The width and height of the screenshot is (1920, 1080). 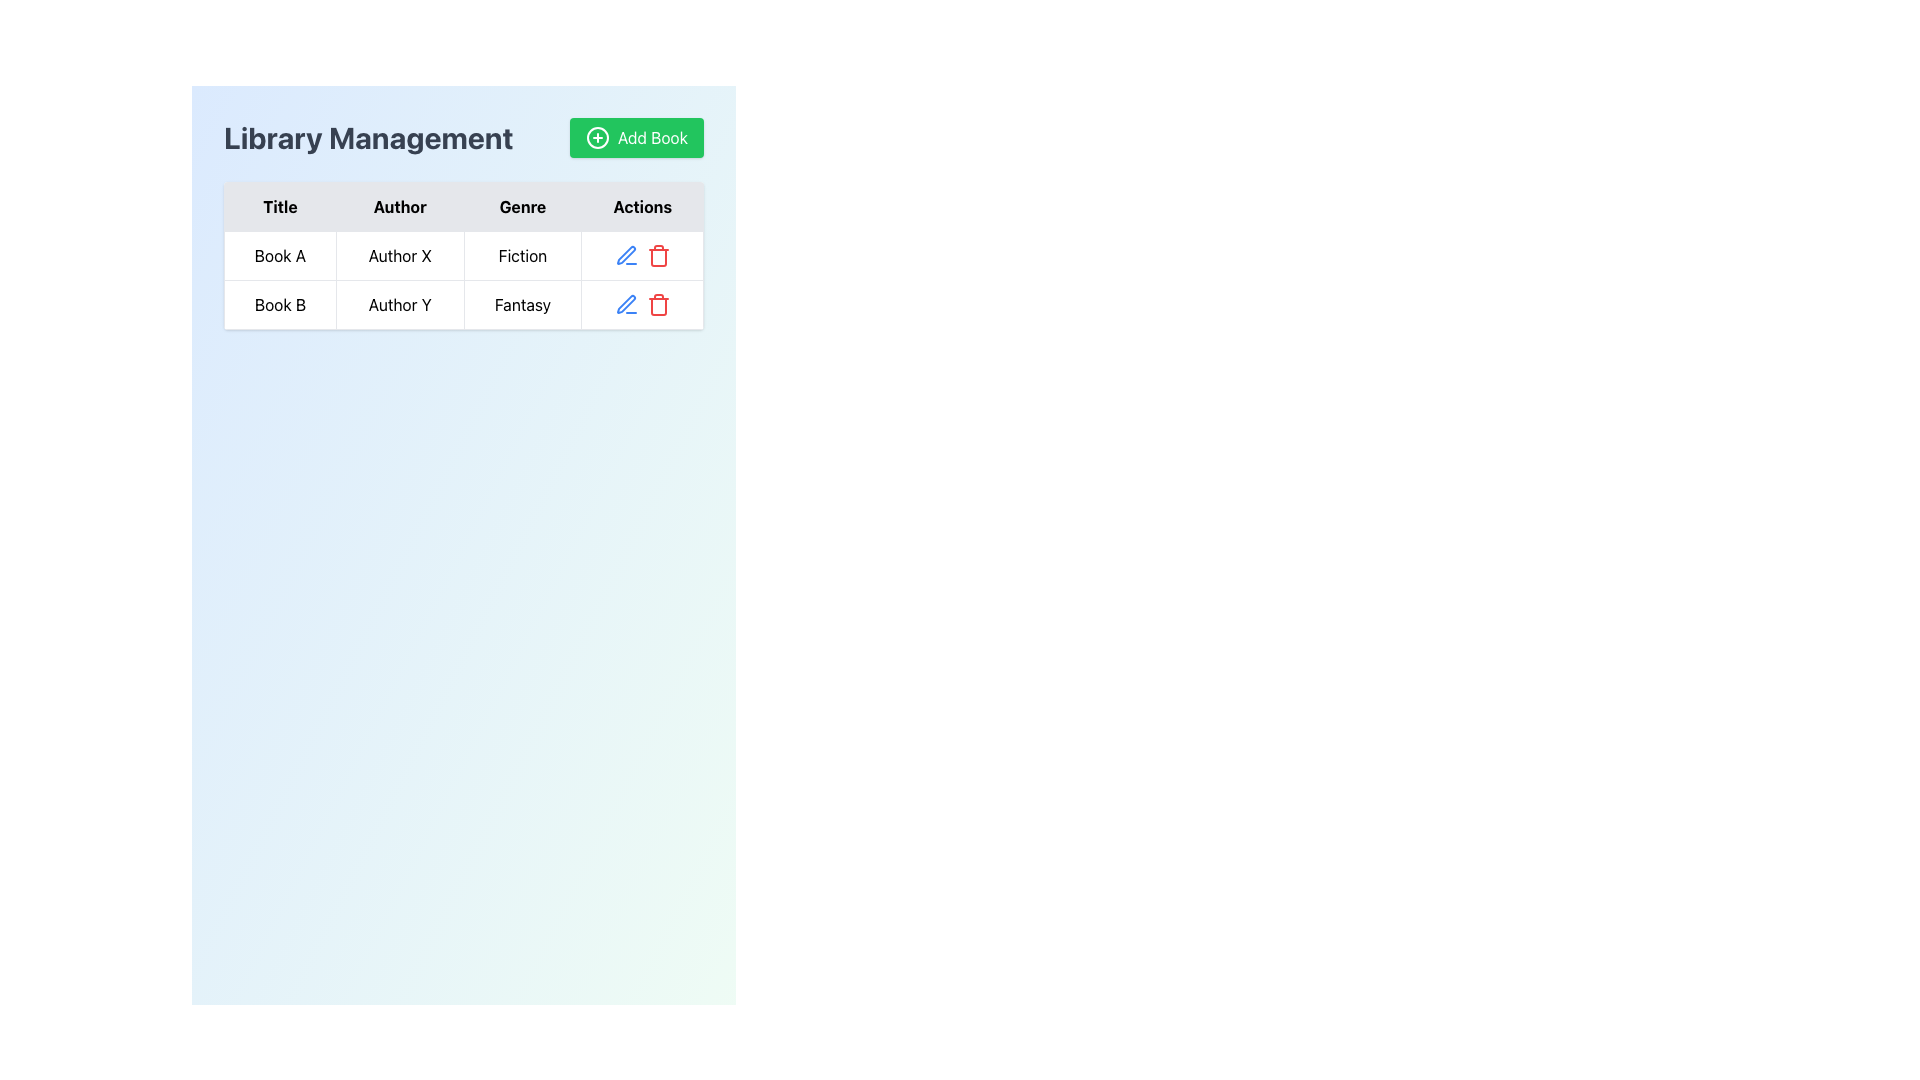 I want to click on the 'Author' Text Header, which is the second cell in a row of column headers, displaying the text in bold on a light gray background, so click(x=400, y=207).